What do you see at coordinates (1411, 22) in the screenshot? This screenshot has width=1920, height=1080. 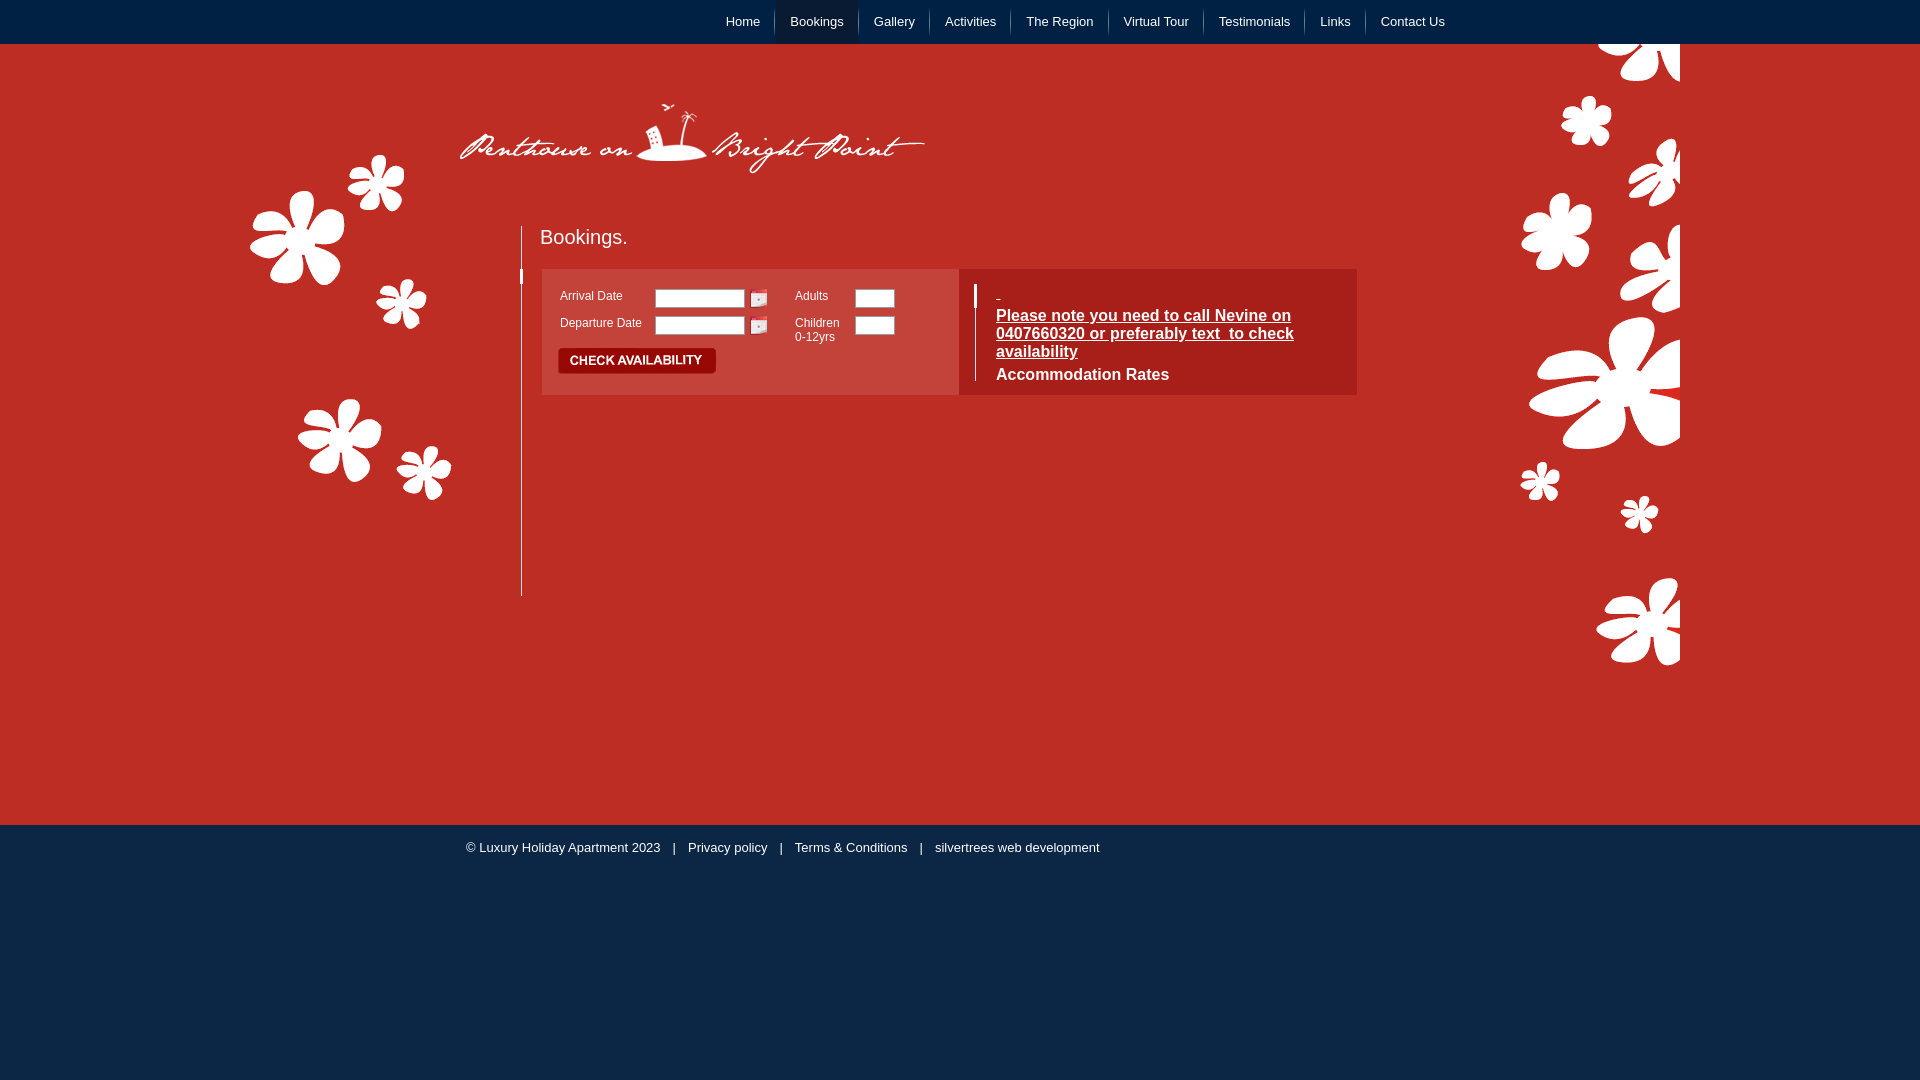 I see `'Contact Us'` at bounding box center [1411, 22].